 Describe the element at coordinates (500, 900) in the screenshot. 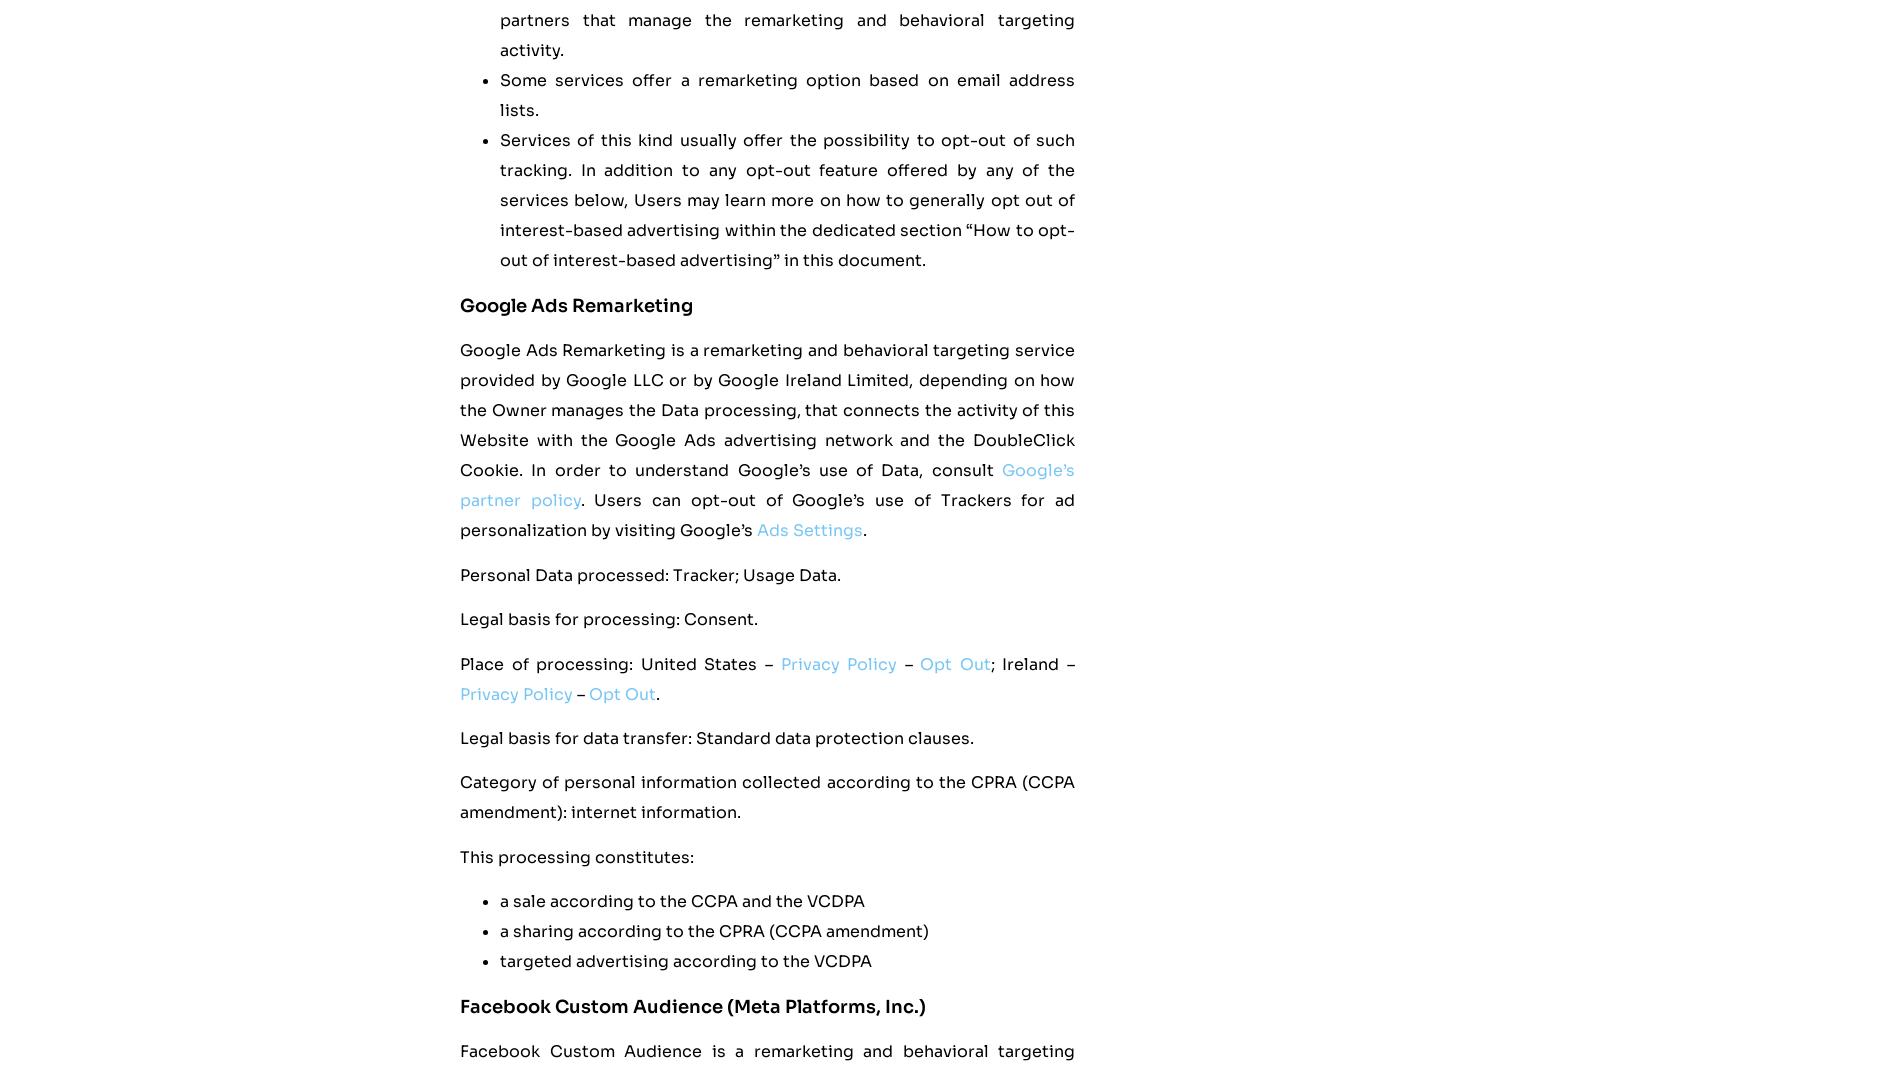

I see `'a sale according to the CCPA and the VCDPA'` at that location.